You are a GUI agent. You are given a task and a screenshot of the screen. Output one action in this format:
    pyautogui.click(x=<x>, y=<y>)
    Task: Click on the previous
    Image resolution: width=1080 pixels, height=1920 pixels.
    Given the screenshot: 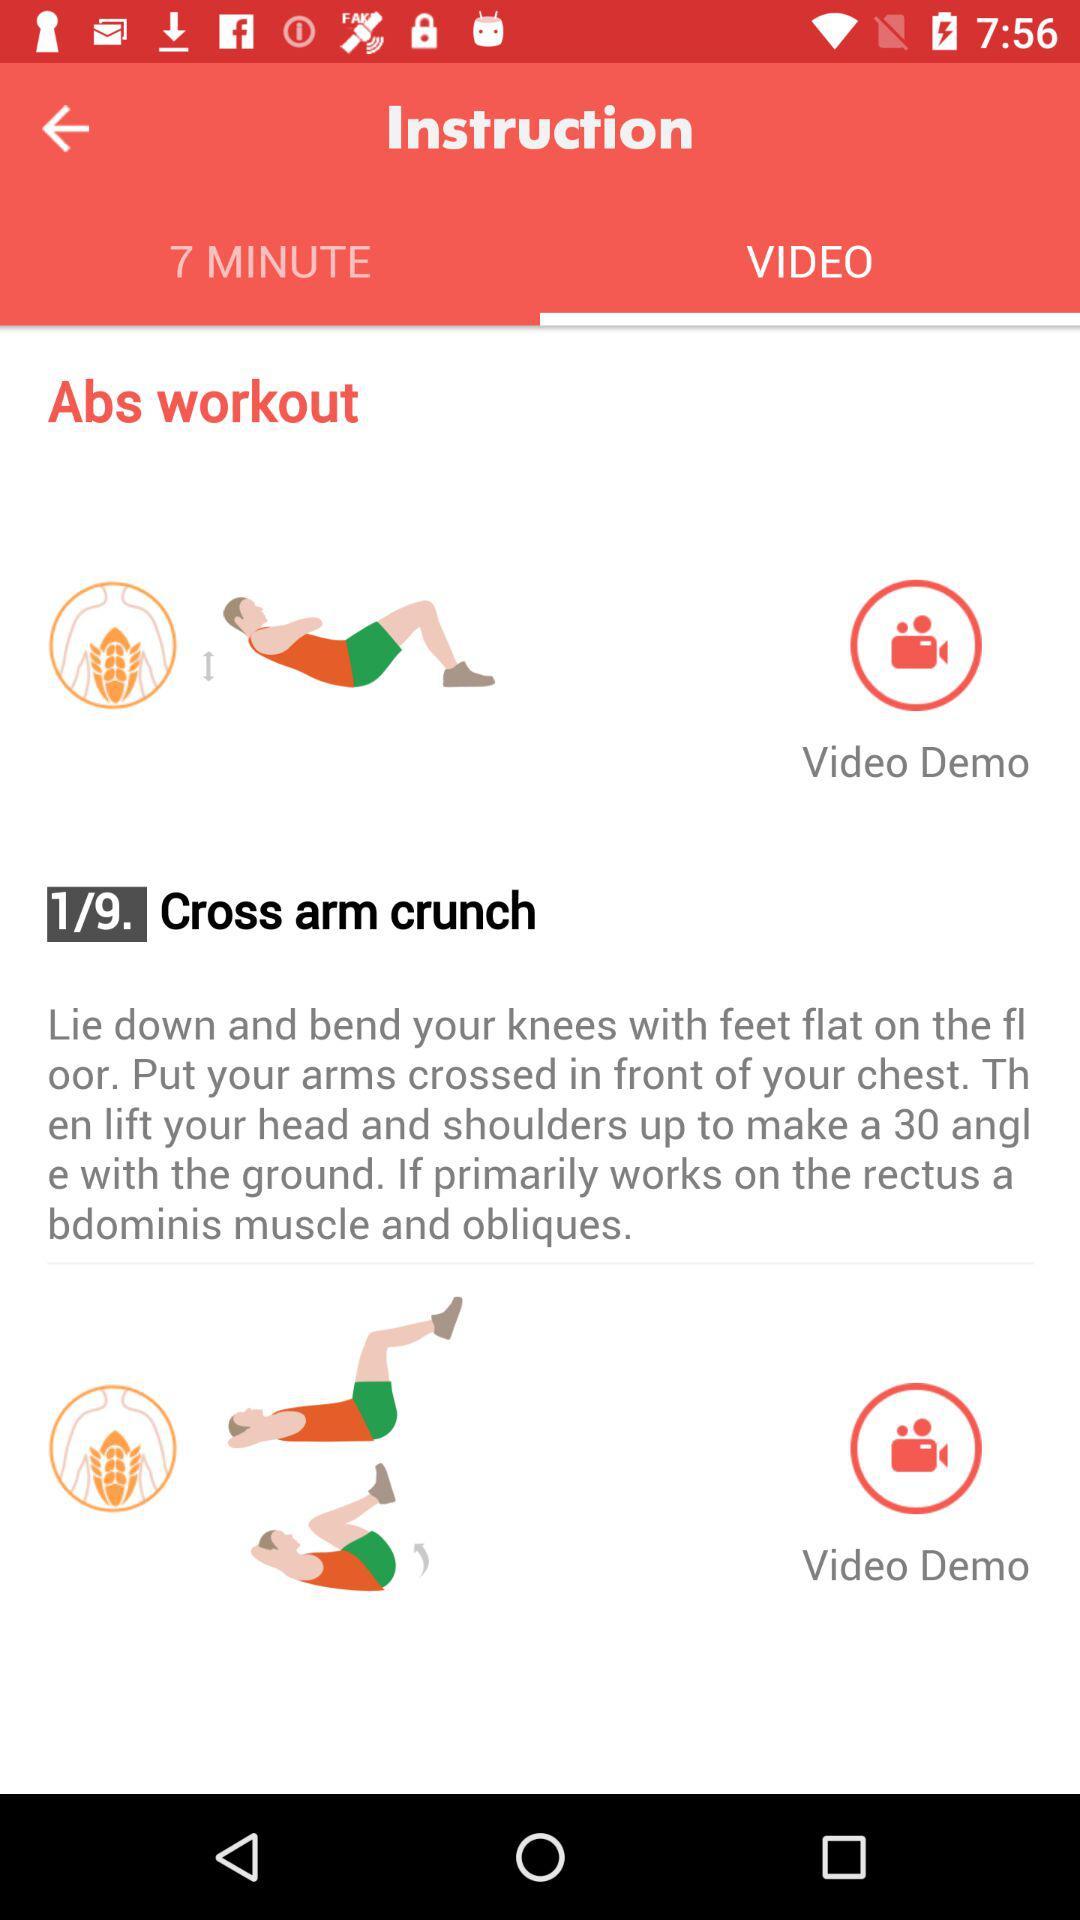 What is the action you would take?
    pyautogui.click(x=64, y=127)
    